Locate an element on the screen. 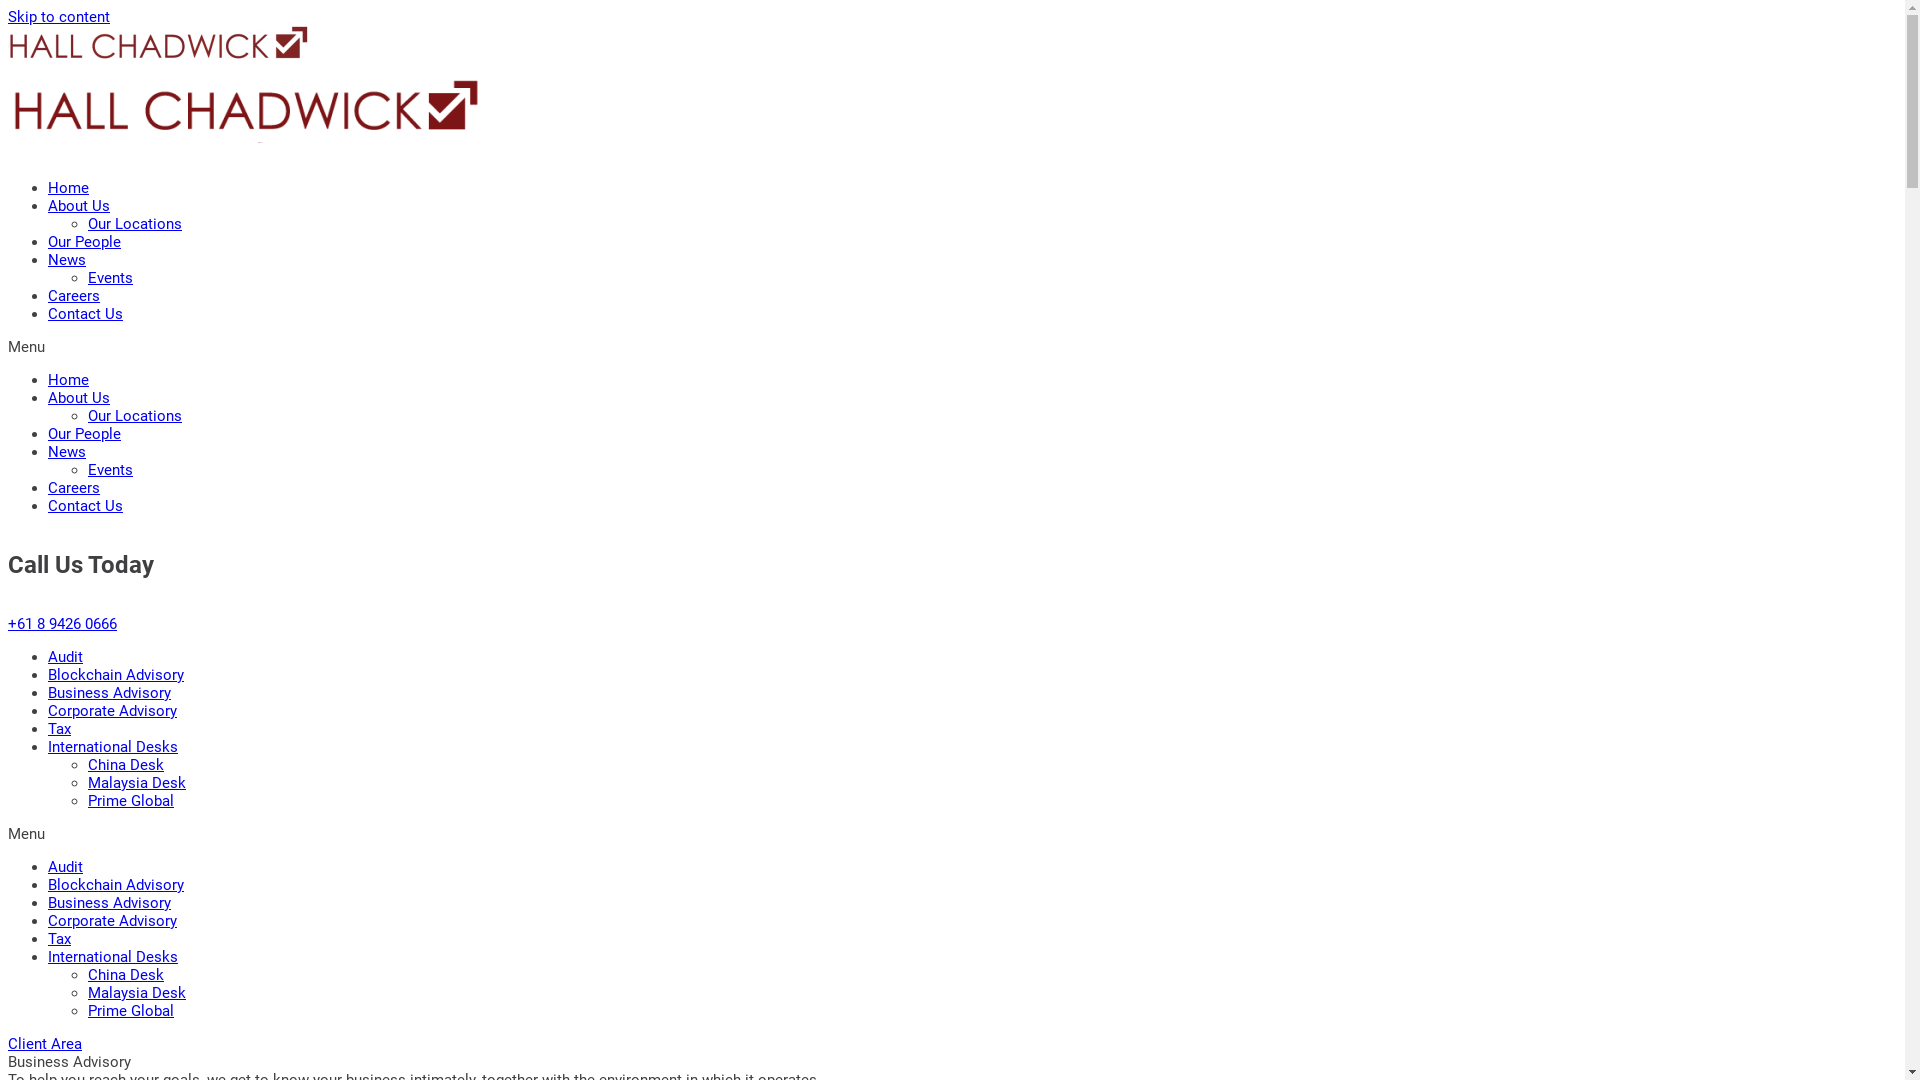  '+61 8 9426 0666' is located at coordinates (62, 623).